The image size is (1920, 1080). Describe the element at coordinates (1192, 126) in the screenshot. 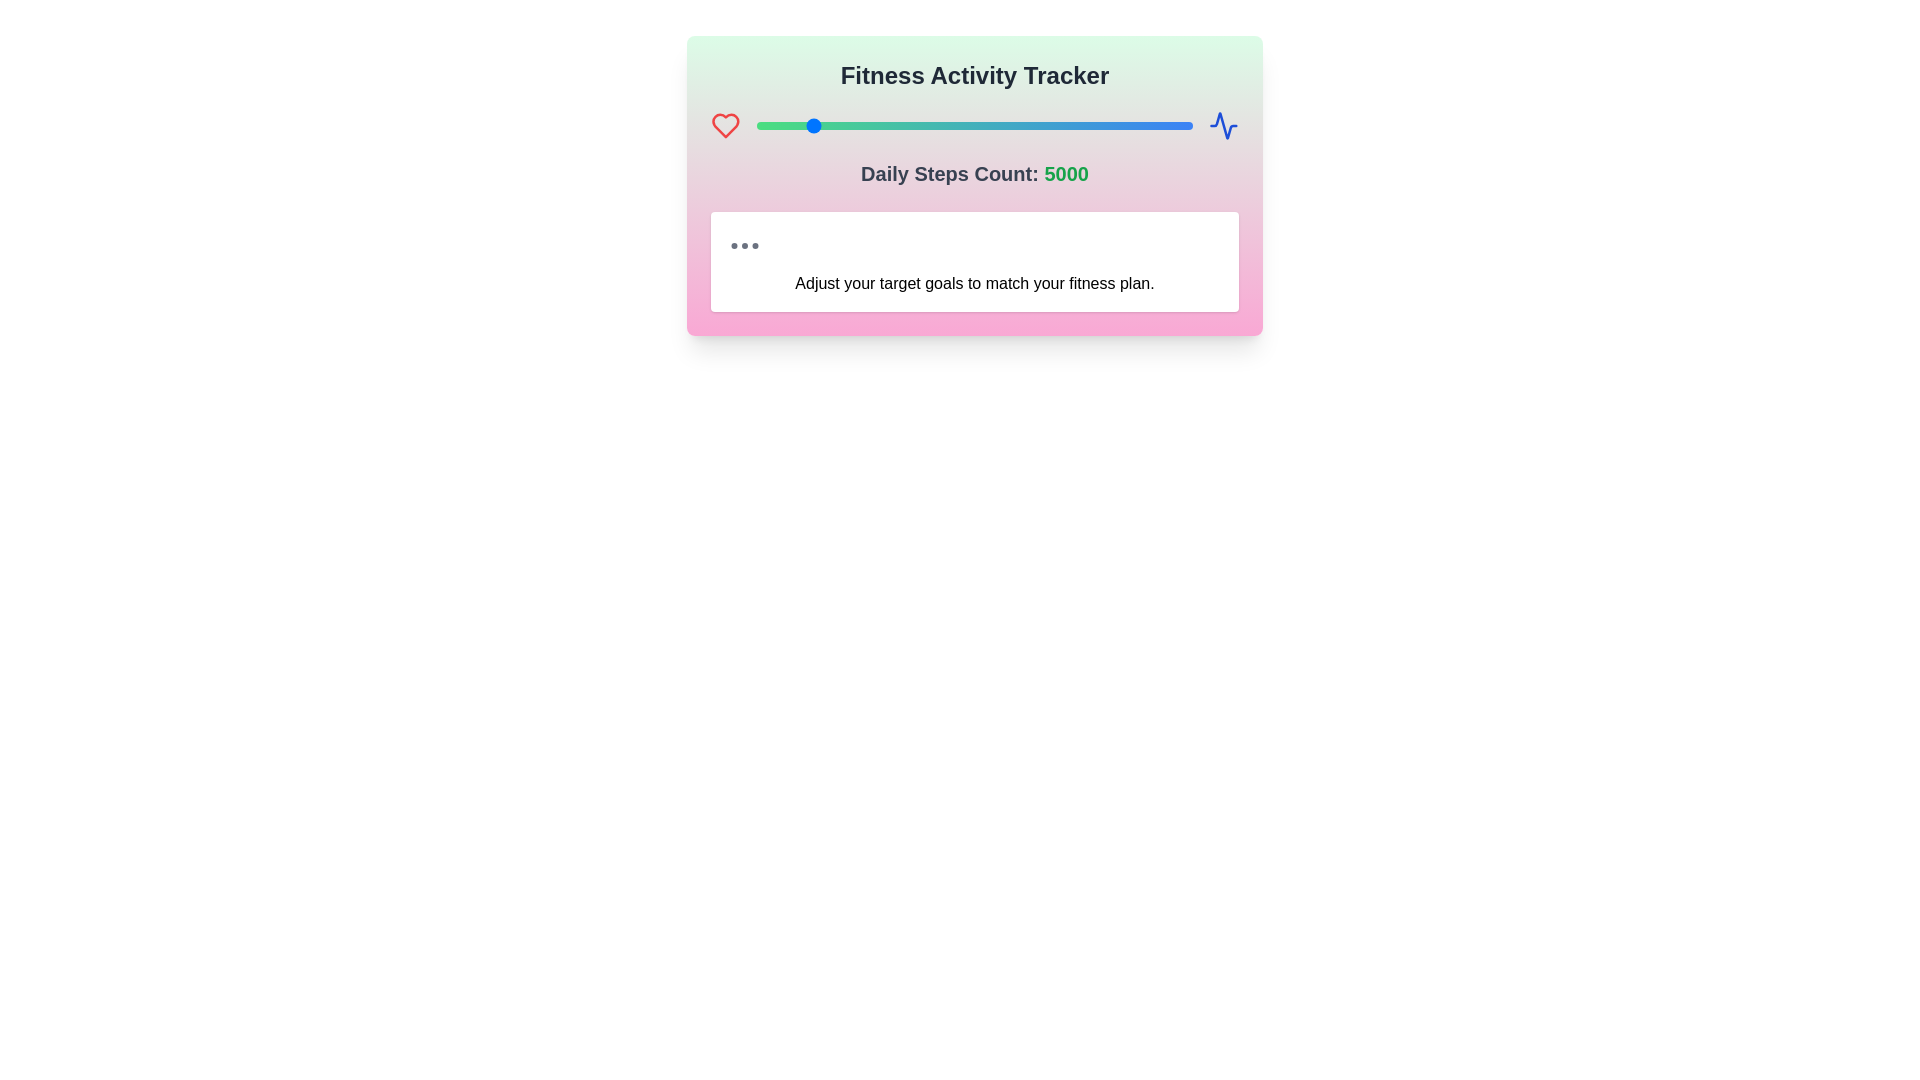

I see `the steps count to 19973 using the slider` at that location.